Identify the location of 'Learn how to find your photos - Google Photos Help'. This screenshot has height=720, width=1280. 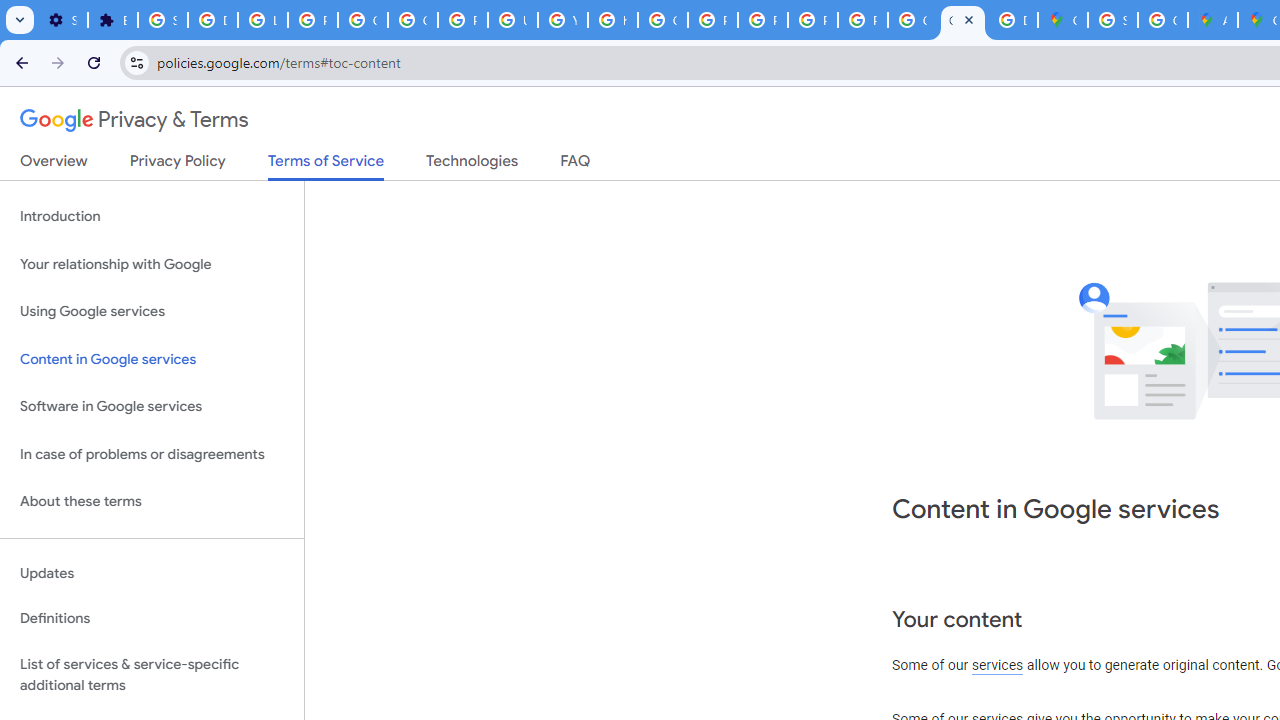
(262, 20).